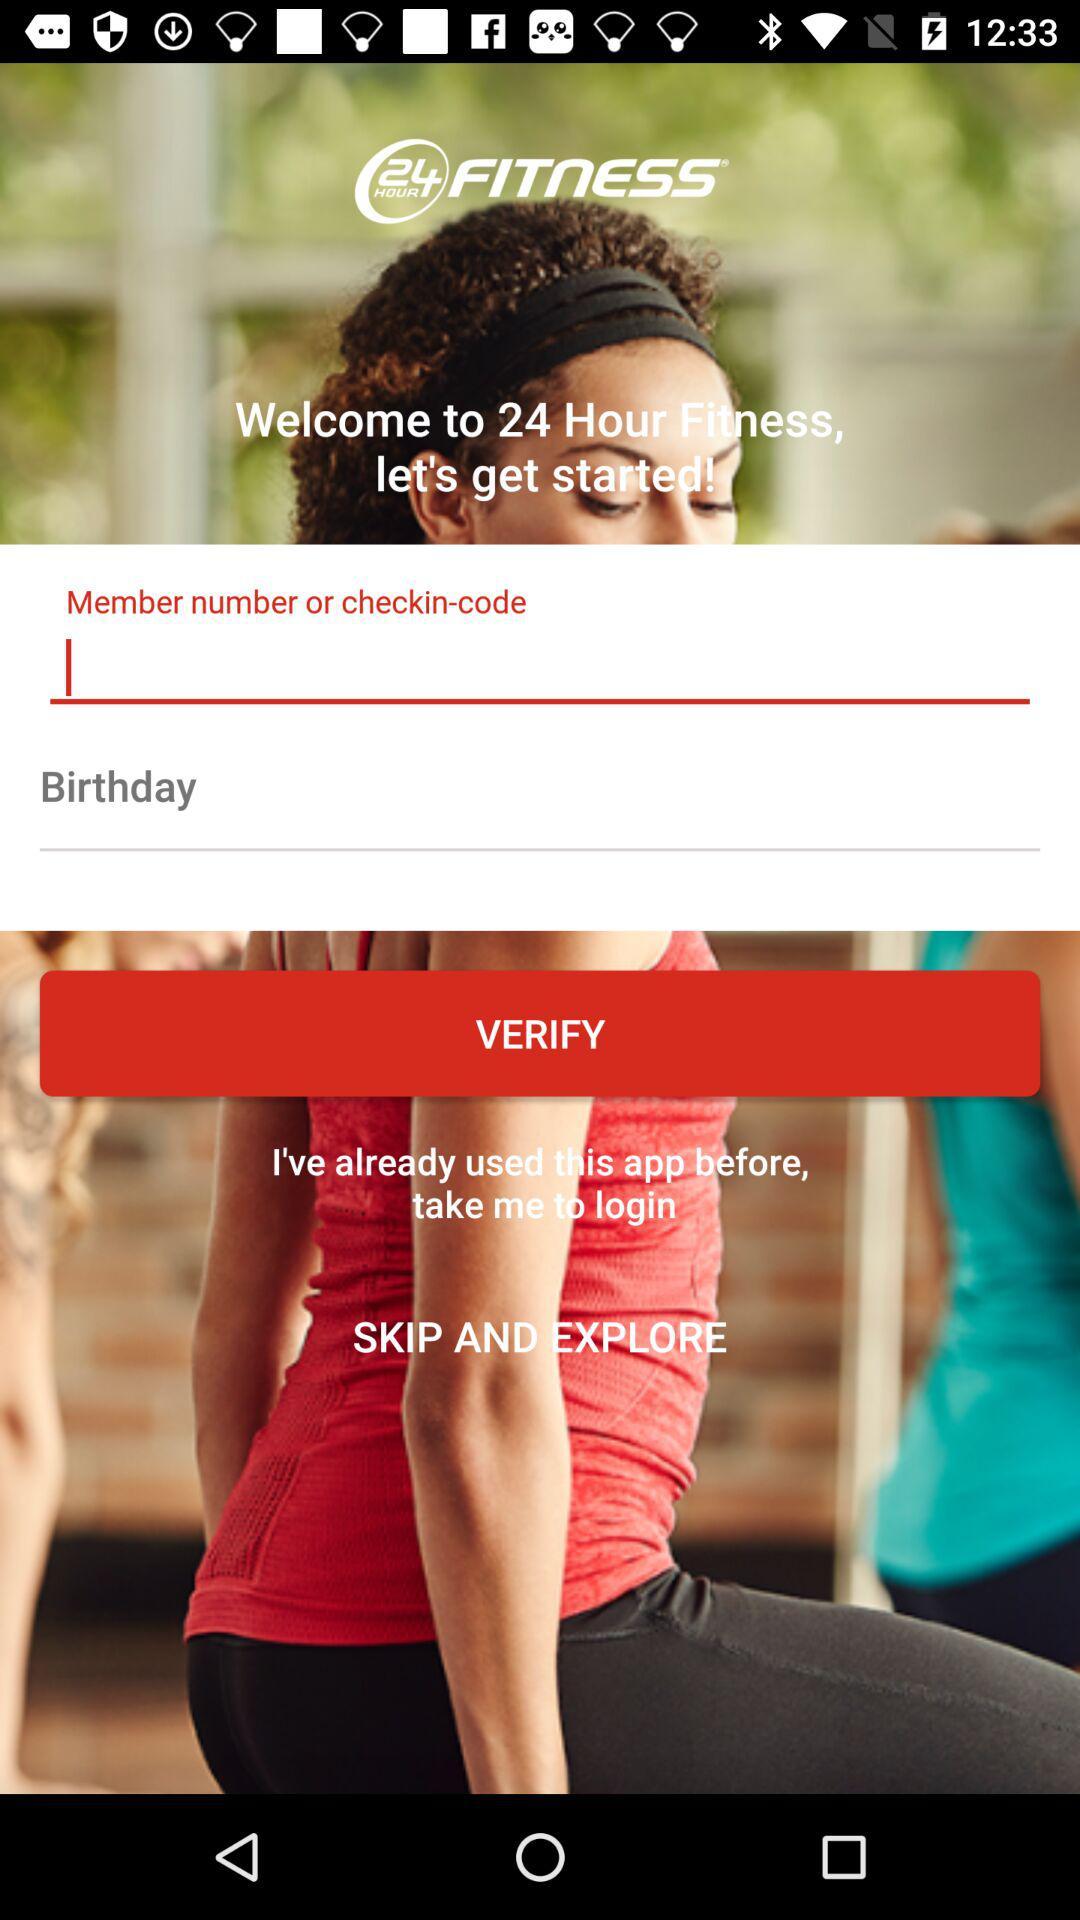 The image size is (1080, 1920). Describe the element at coordinates (540, 667) in the screenshot. I see `the member number` at that location.